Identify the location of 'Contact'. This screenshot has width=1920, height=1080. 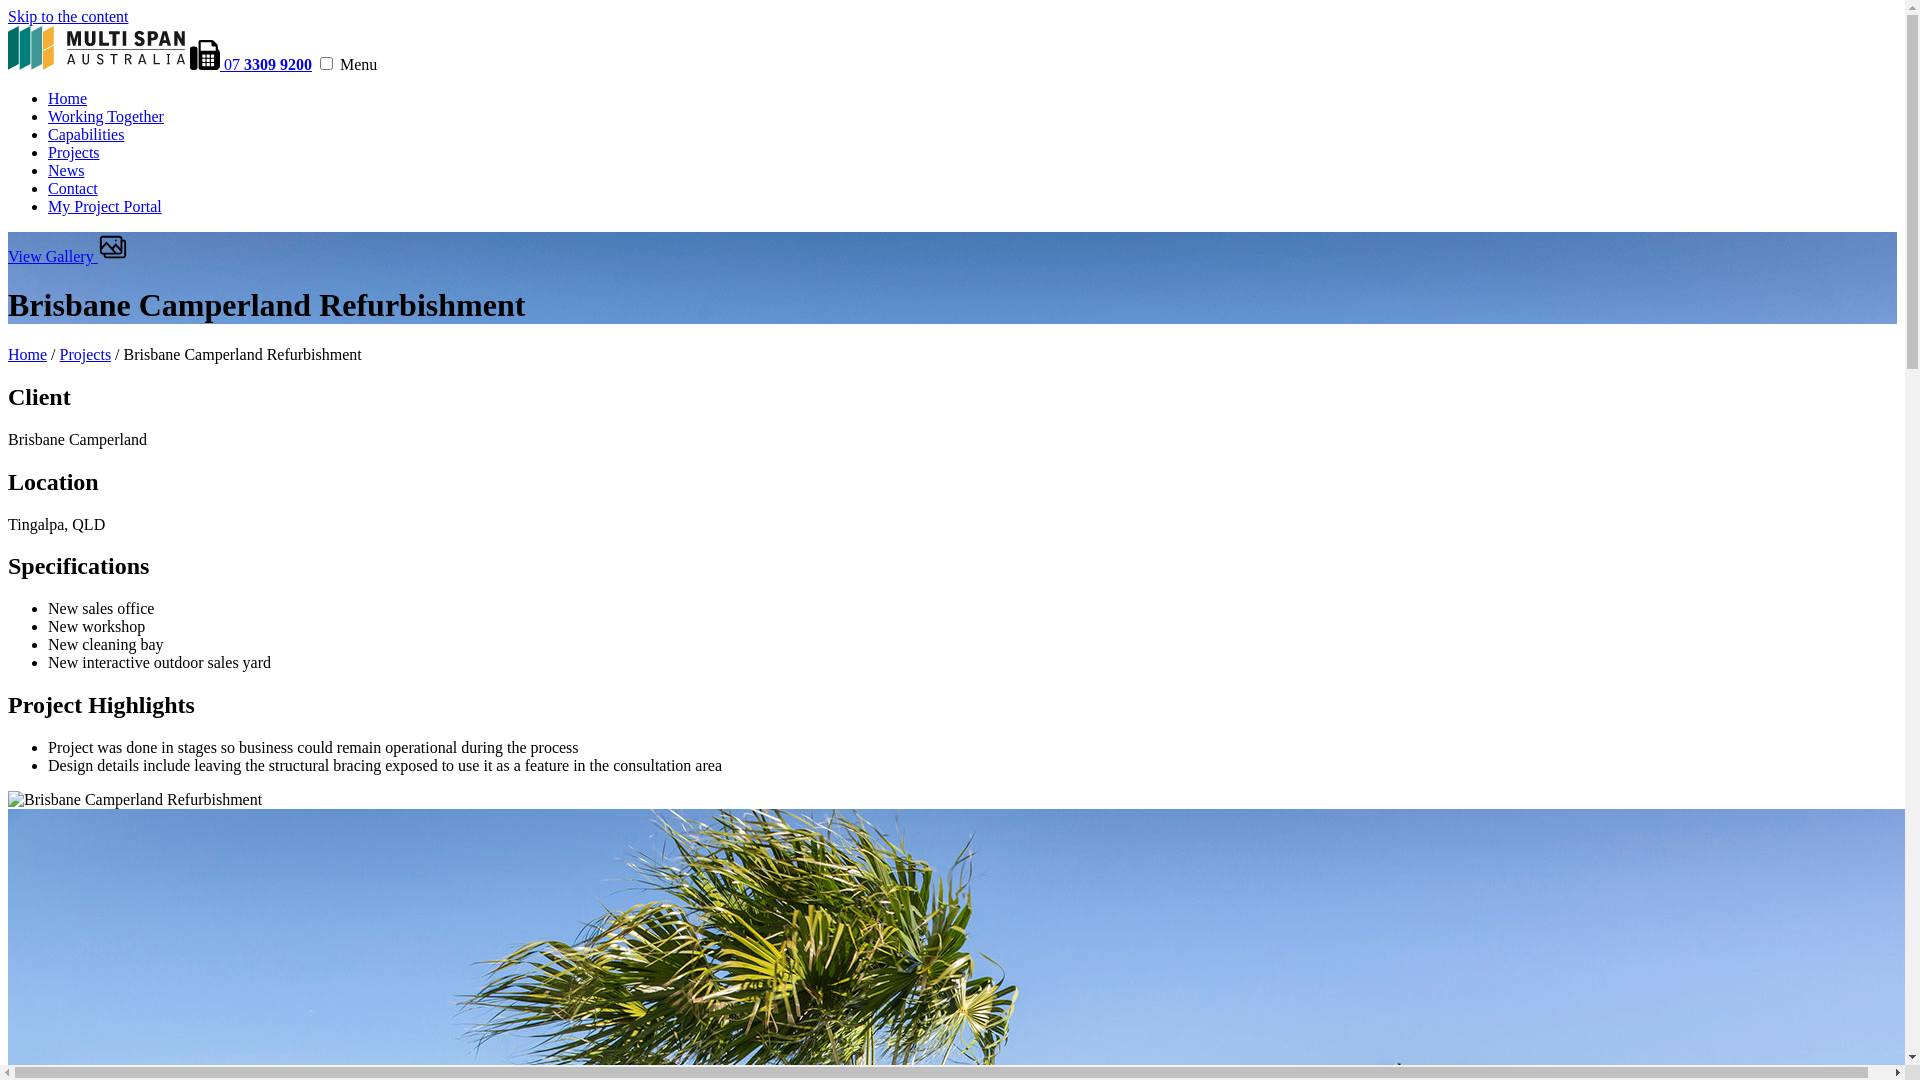
(48, 188).